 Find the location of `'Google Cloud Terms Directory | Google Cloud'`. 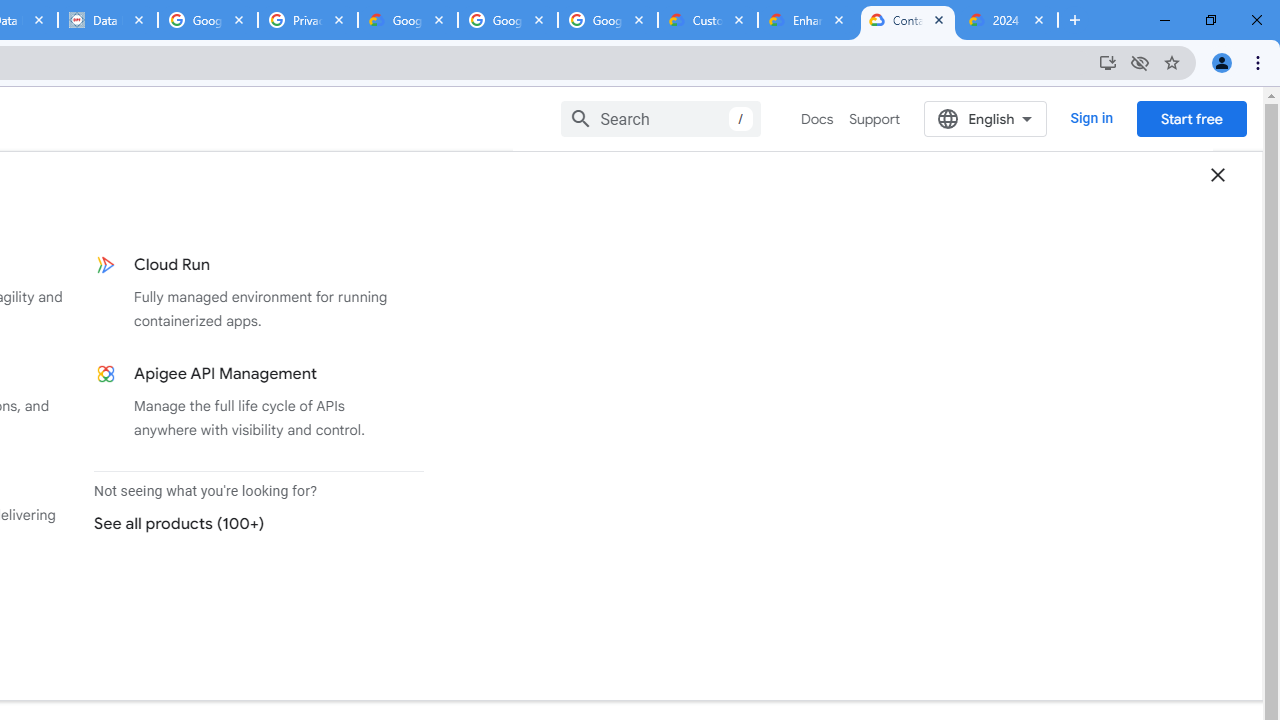

'Google Cloud Terms Directory | Google Cloud' is located at coordinates (407, 20).